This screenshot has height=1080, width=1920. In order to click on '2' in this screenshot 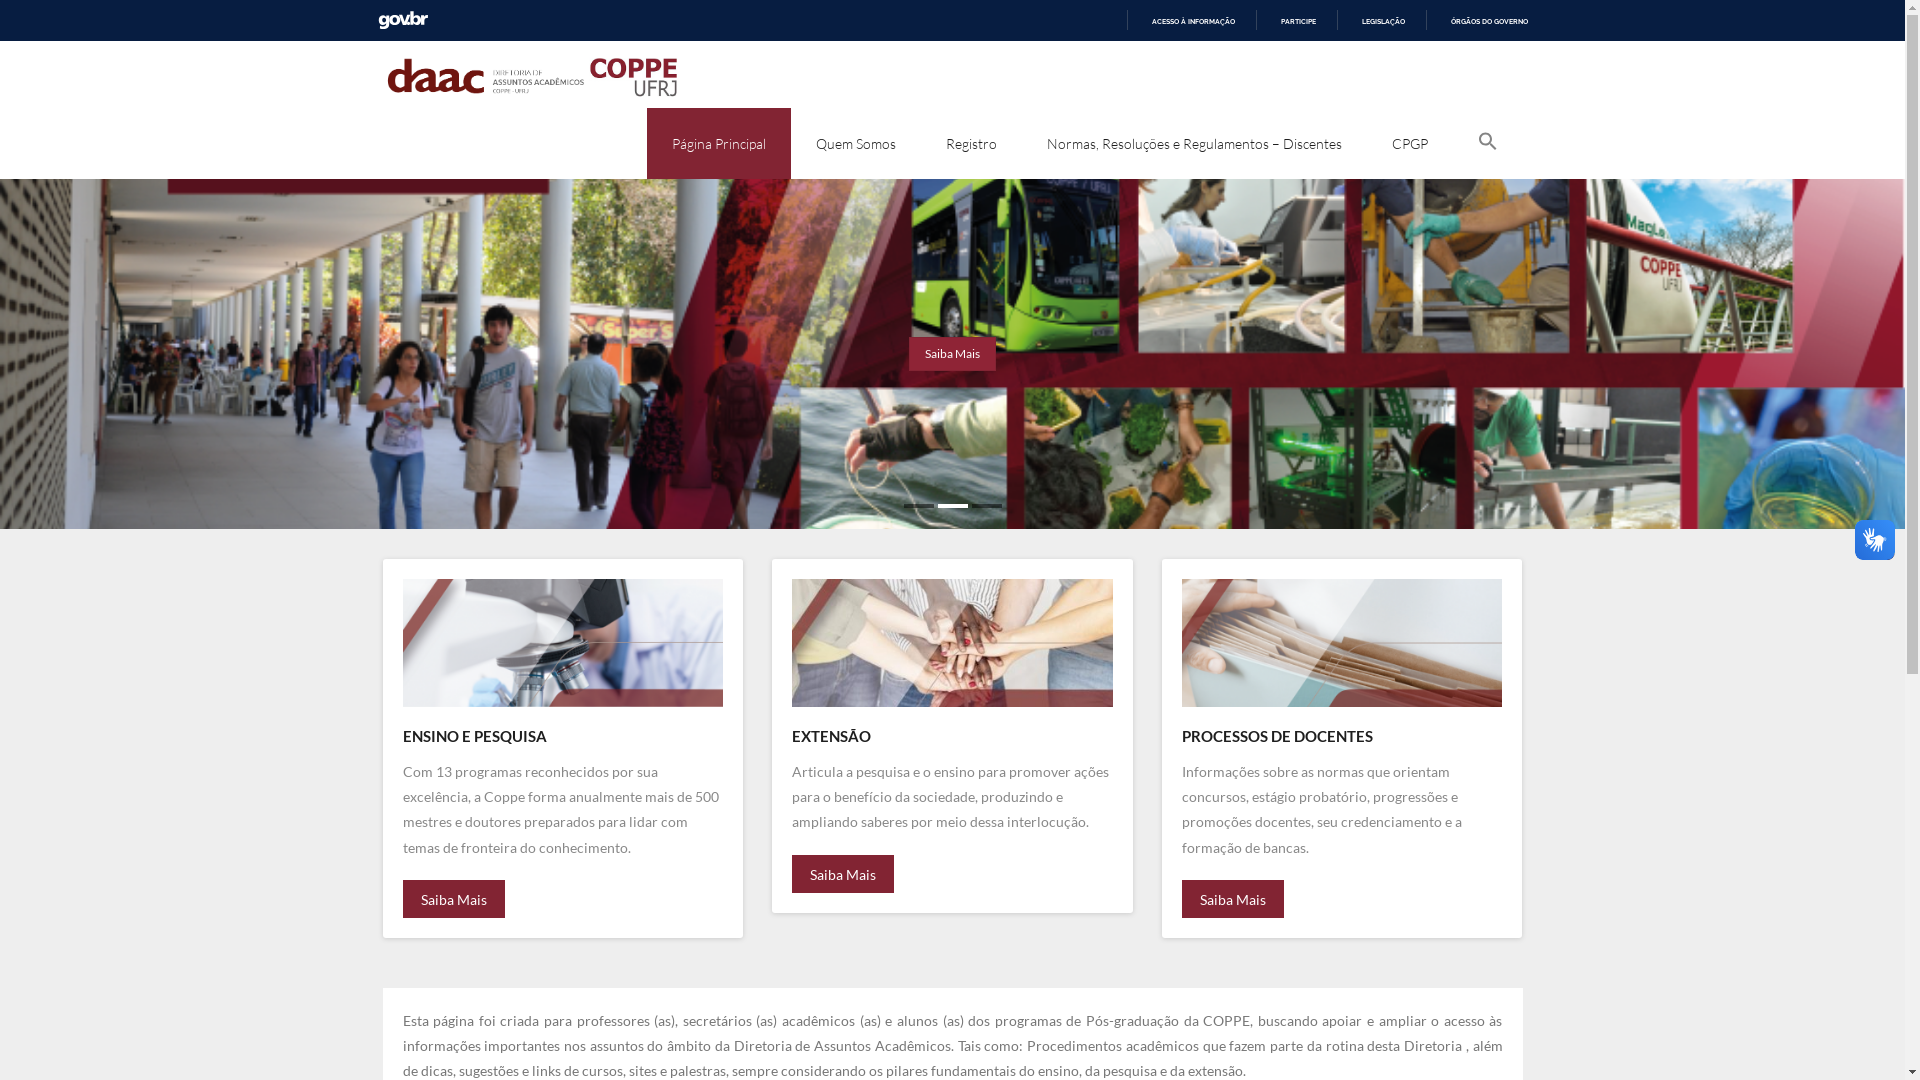, I will do `click(952, 504)`.